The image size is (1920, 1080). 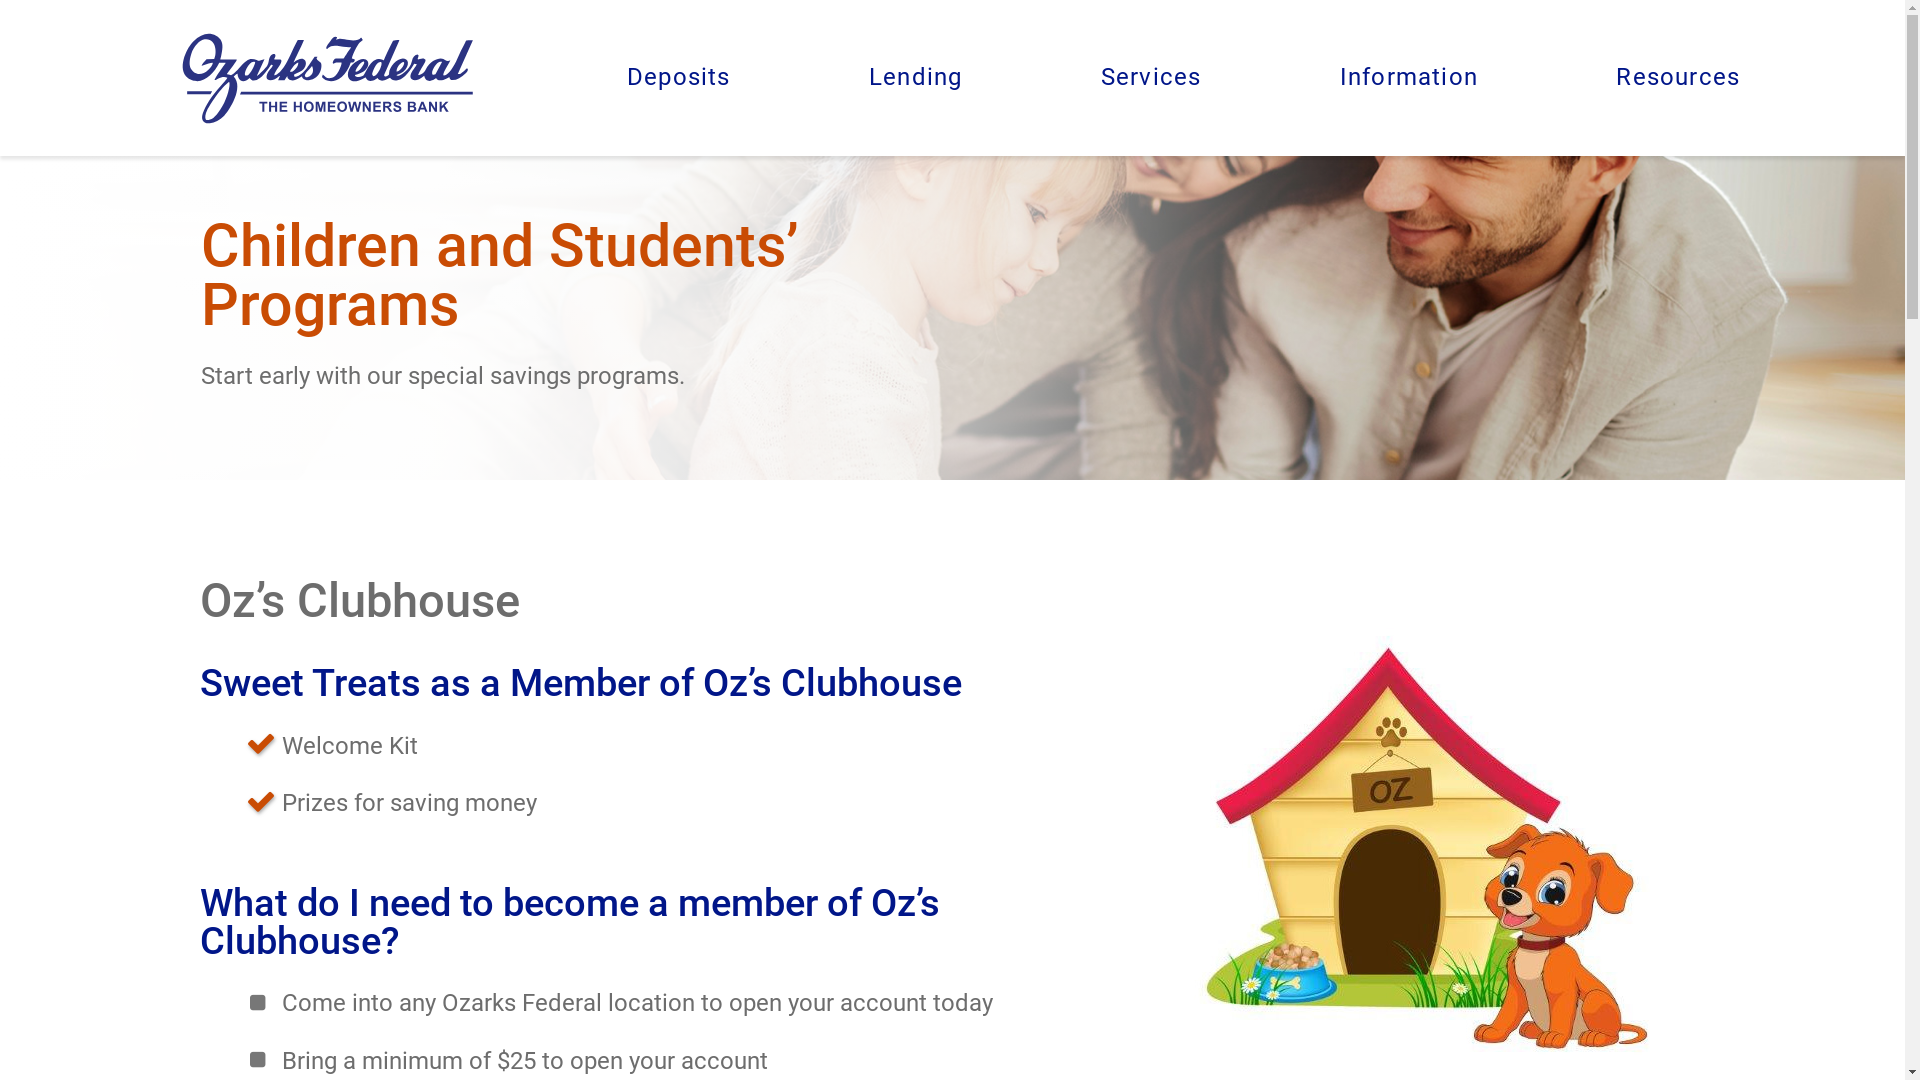 What do you see at coordinates (1321, 76) in the screenshot?
I see `'Information'` at bounding box center [1321, 76].